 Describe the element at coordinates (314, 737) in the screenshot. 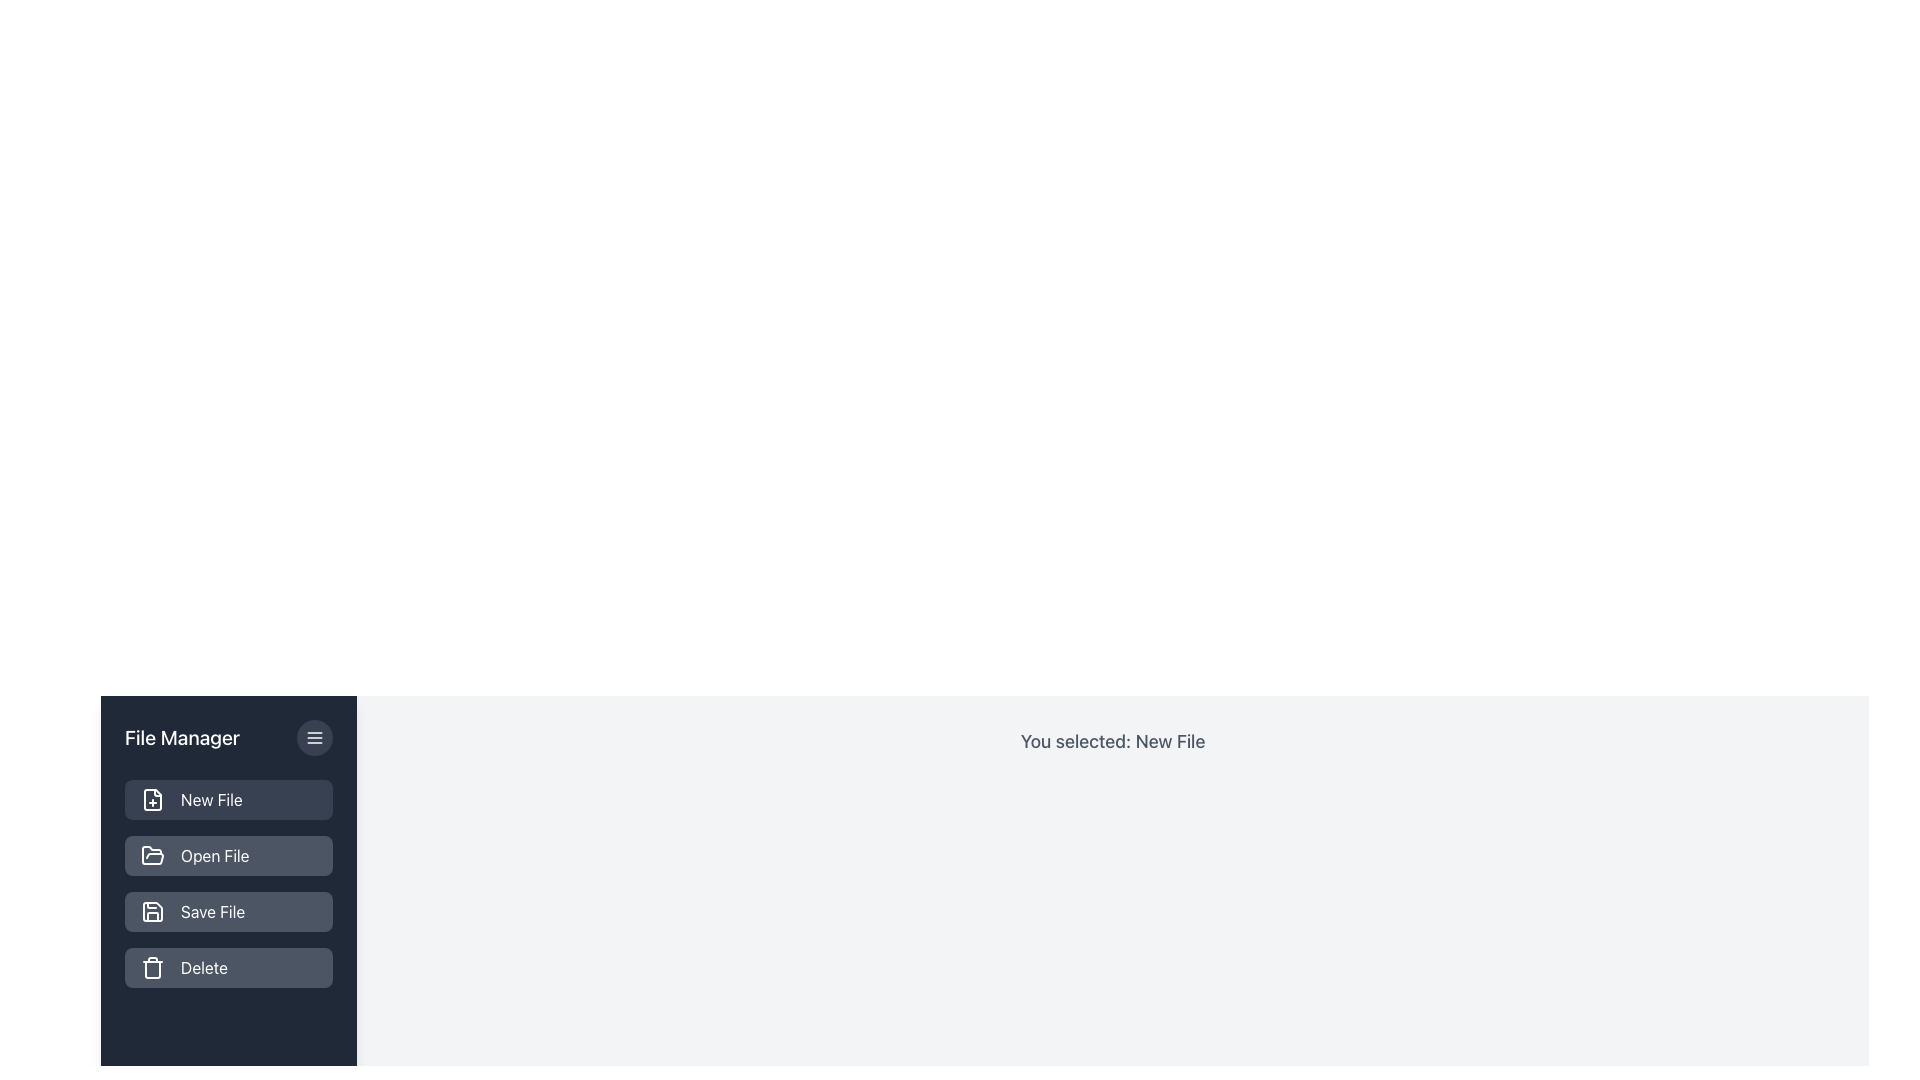

I see `the hamburger menu icon button located in the top-right corner of the left-side menu panel` at that location.